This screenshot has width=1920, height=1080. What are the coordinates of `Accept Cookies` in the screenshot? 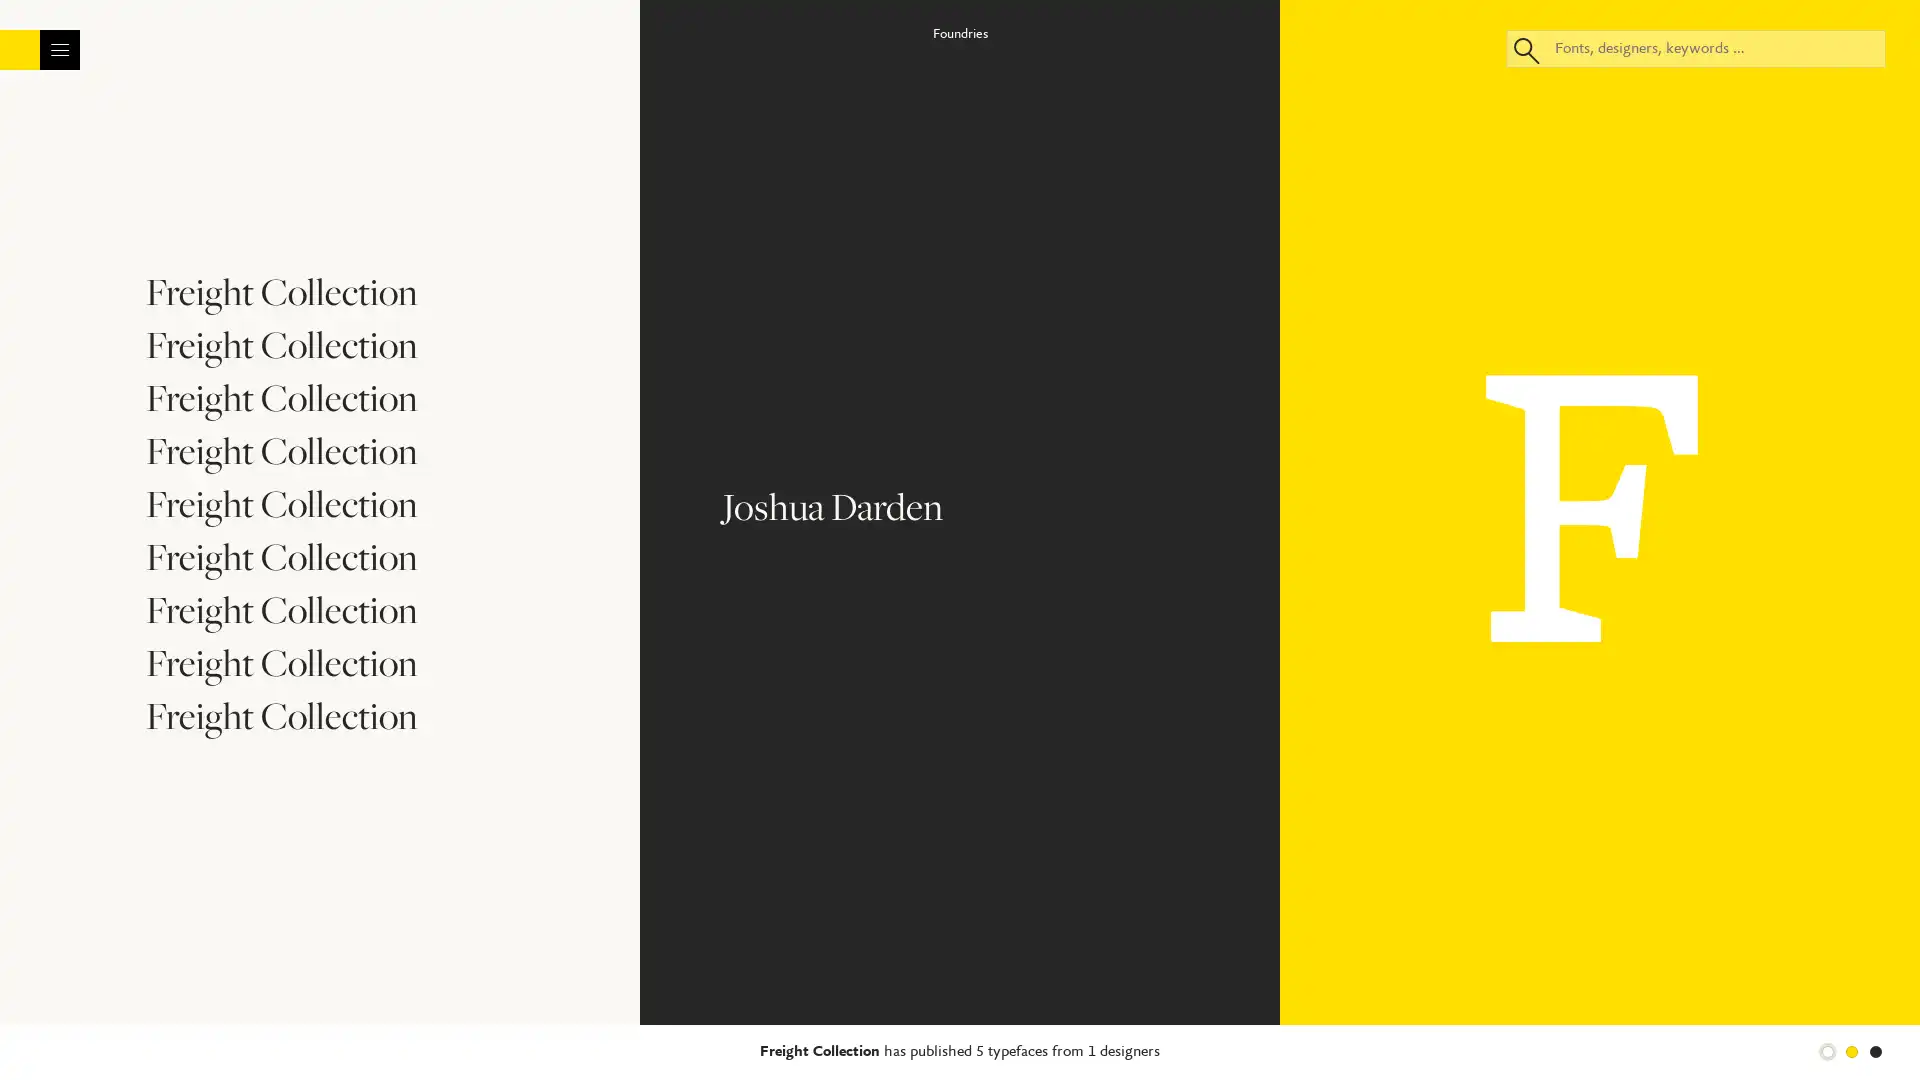 It's located at (1541, 1036).